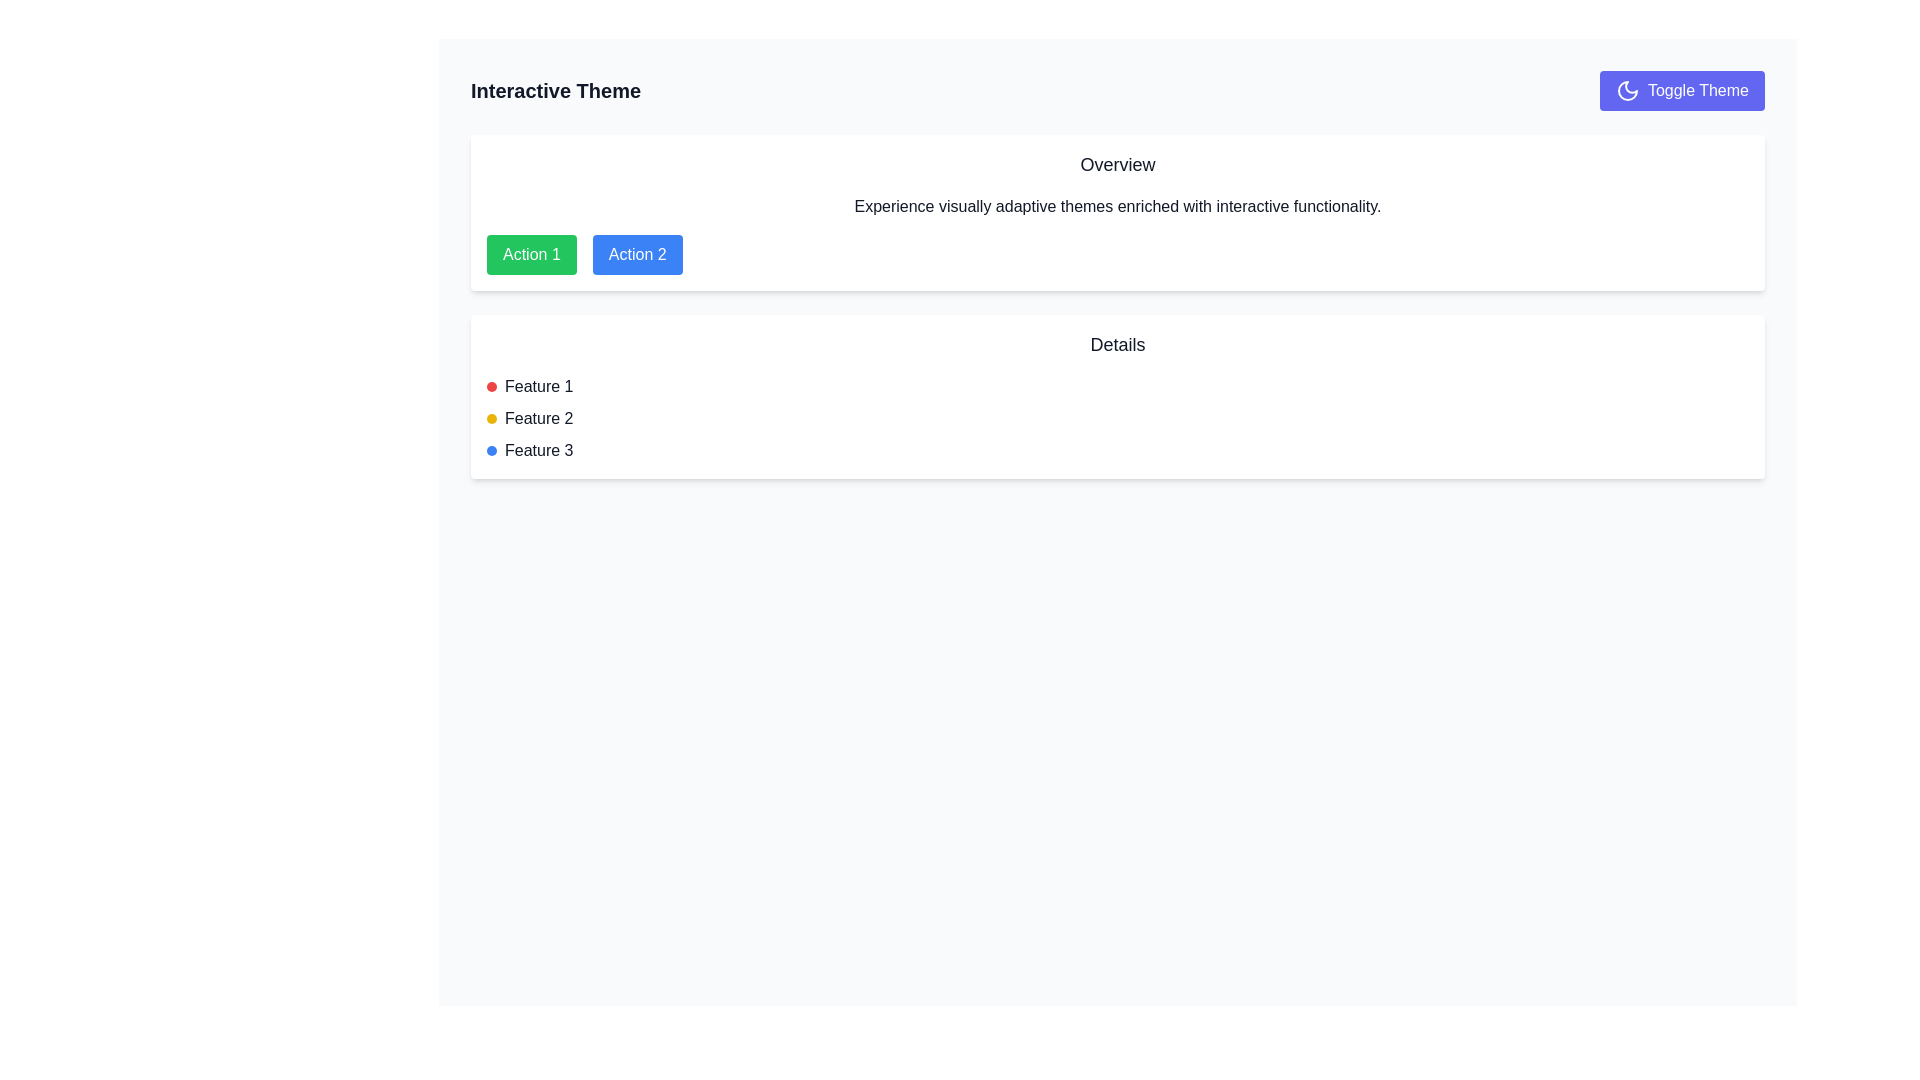  I want to click on the non-interactive heading that identifies the section, positioned above the 'Toggle Theme' button and near the moon icon, so click(556, 91).